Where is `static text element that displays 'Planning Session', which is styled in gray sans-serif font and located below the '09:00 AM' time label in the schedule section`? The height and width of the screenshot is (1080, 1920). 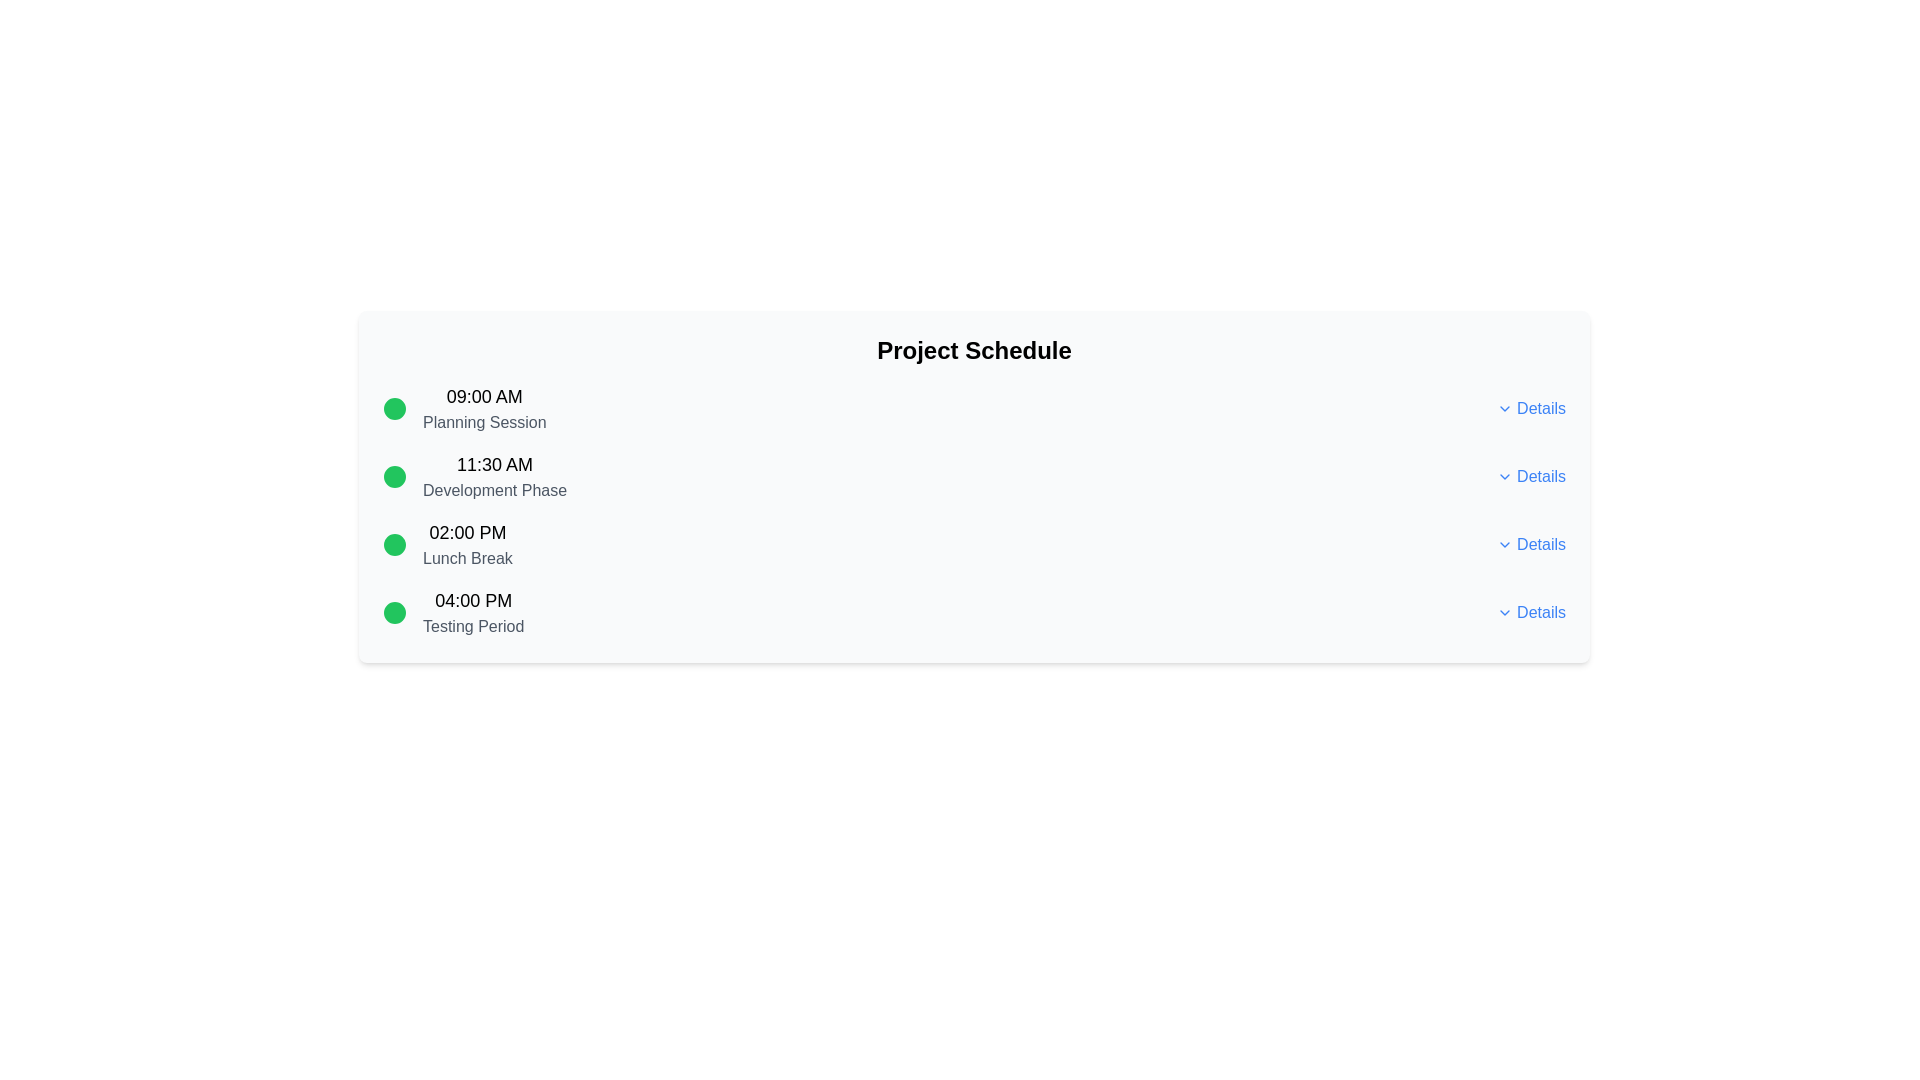
static text element that displays 'Planning Session', which is styled in gray sans-serif font and located below the '09:00 AM' time label in the schedule section is located at coordinates (484, 422).